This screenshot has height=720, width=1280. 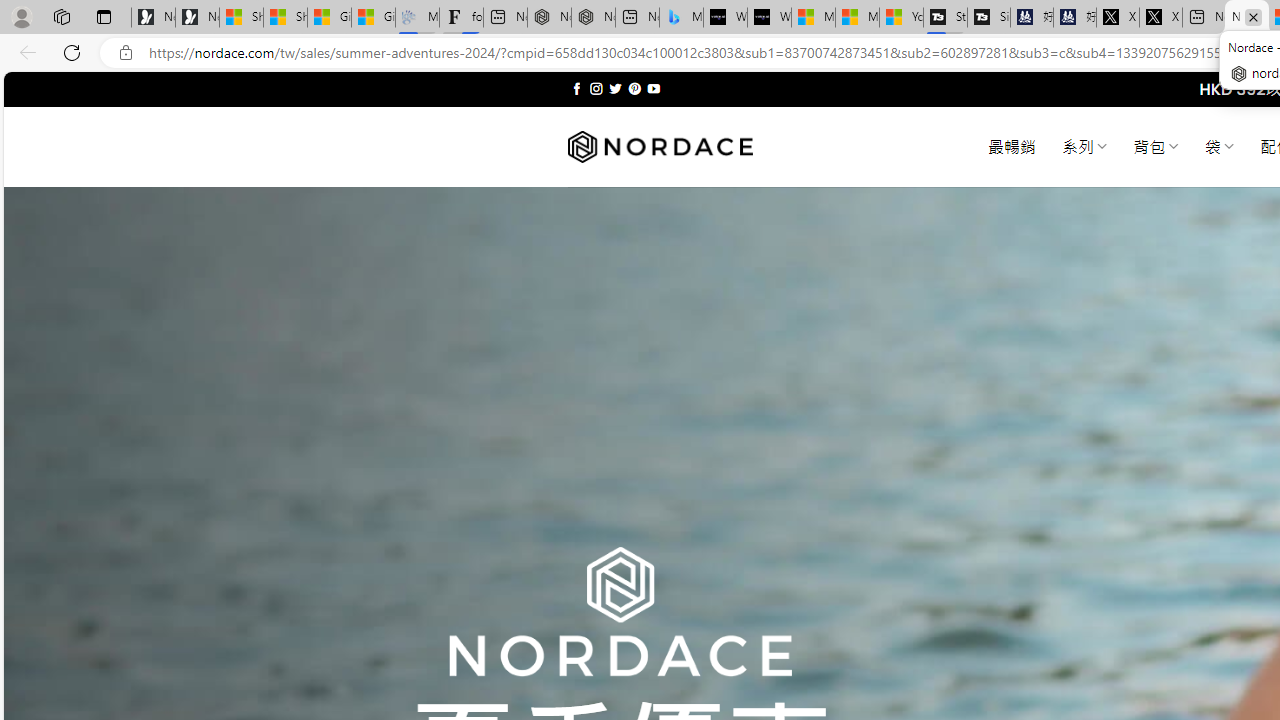 What do you see at coordinates (197, 17) in the screenshot?
I see `'Newsletter Sign Up'` at bounding box center [197, 17].